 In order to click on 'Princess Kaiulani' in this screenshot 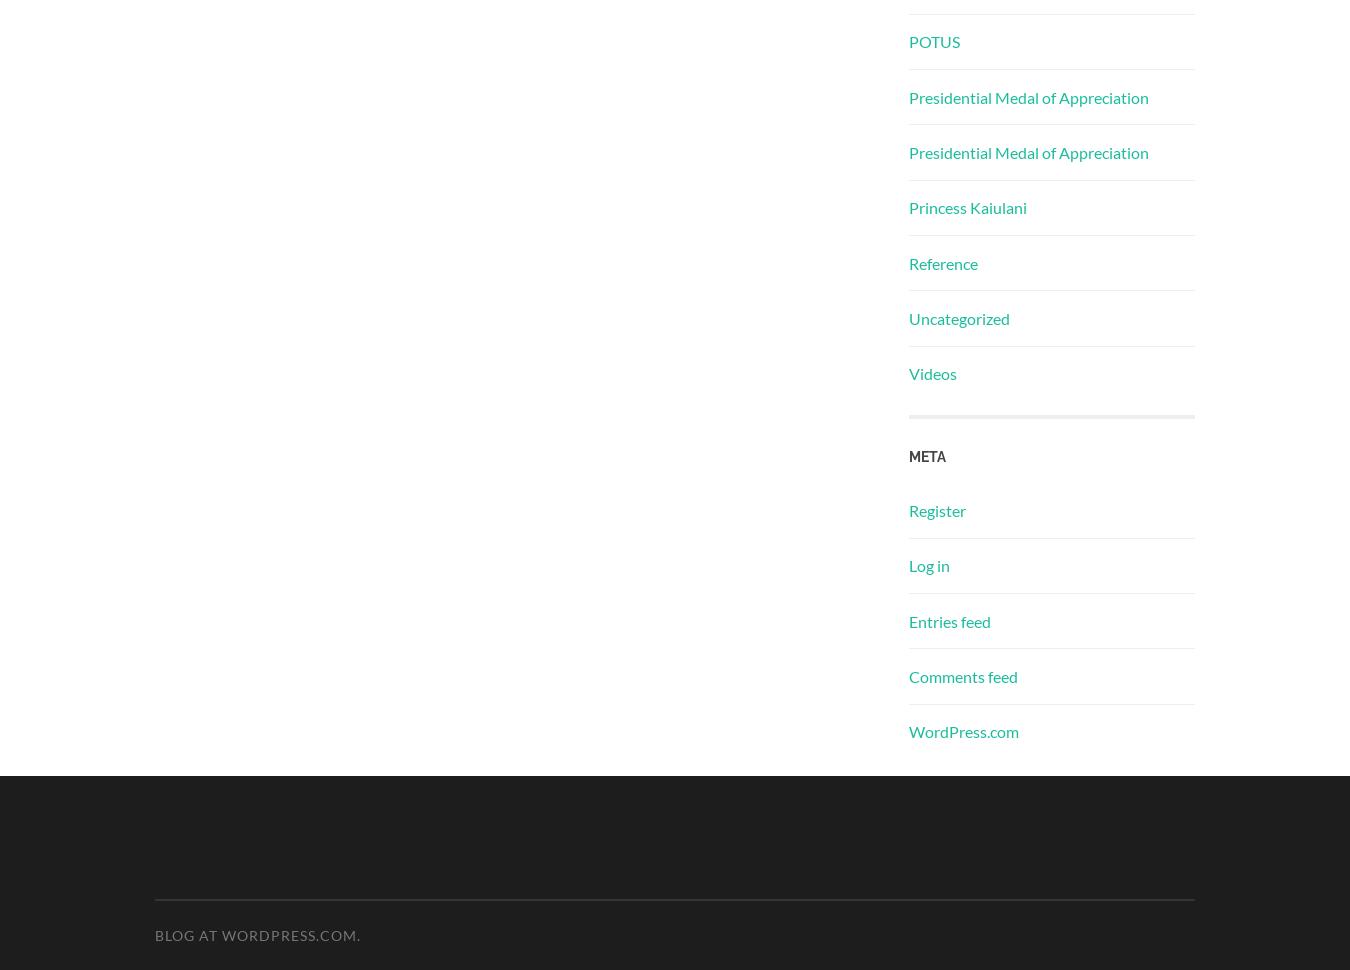, I will do `click(966, 207)`.